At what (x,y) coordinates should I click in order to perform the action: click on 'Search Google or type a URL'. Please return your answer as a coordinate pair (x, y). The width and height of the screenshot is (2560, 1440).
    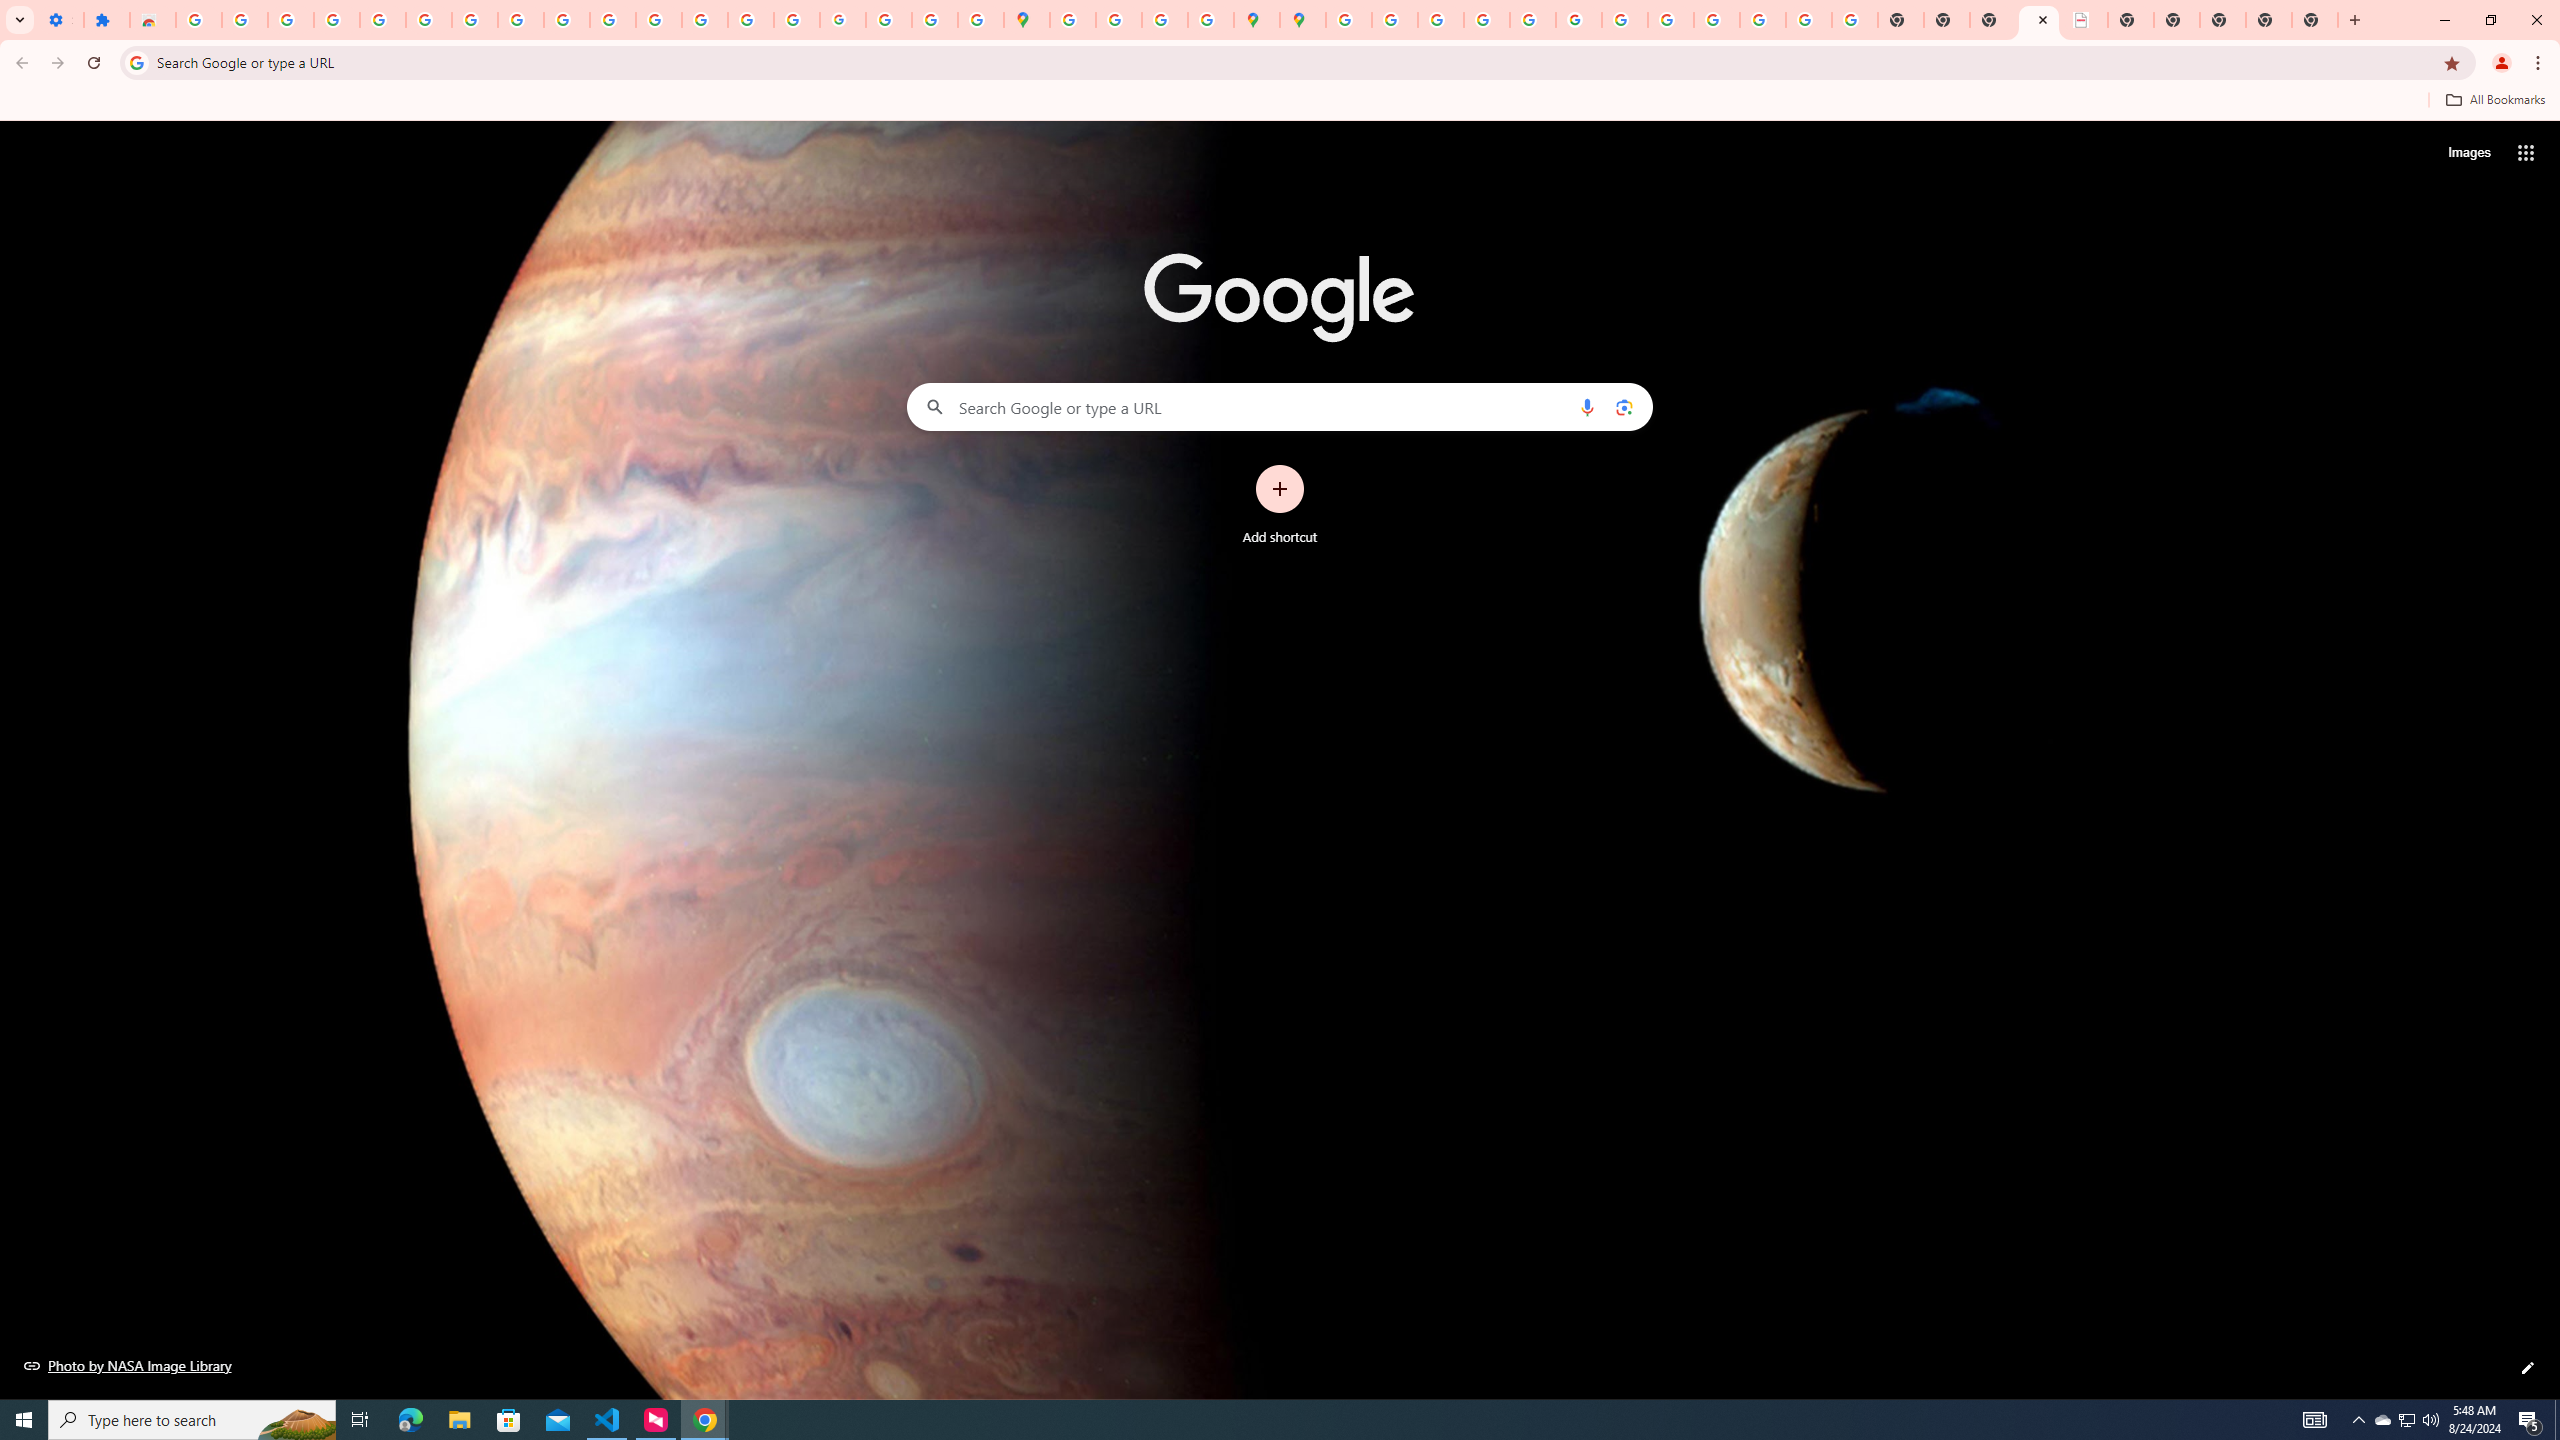
    Looking at the image, I should click on (1280, 405).